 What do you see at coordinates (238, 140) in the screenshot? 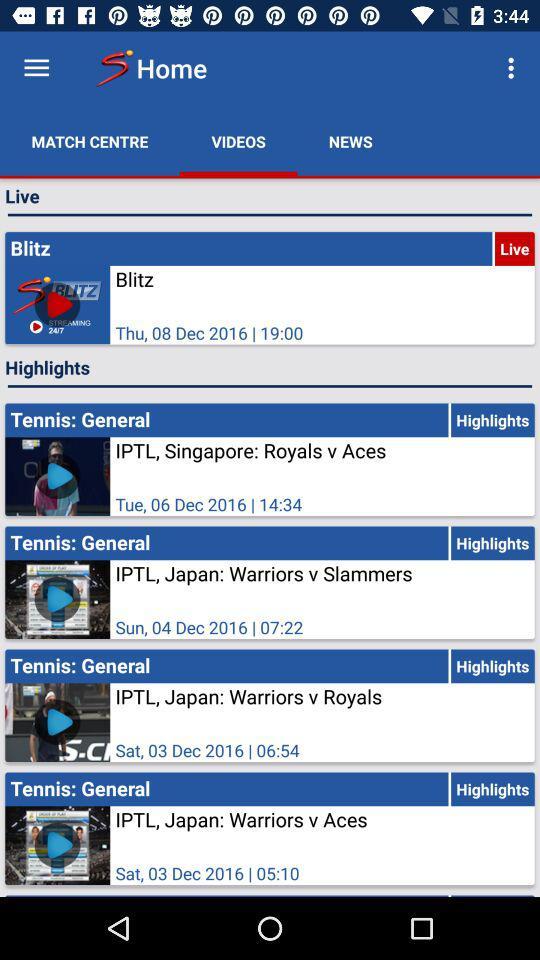
I see `videos` at bounding box center [238, 140].